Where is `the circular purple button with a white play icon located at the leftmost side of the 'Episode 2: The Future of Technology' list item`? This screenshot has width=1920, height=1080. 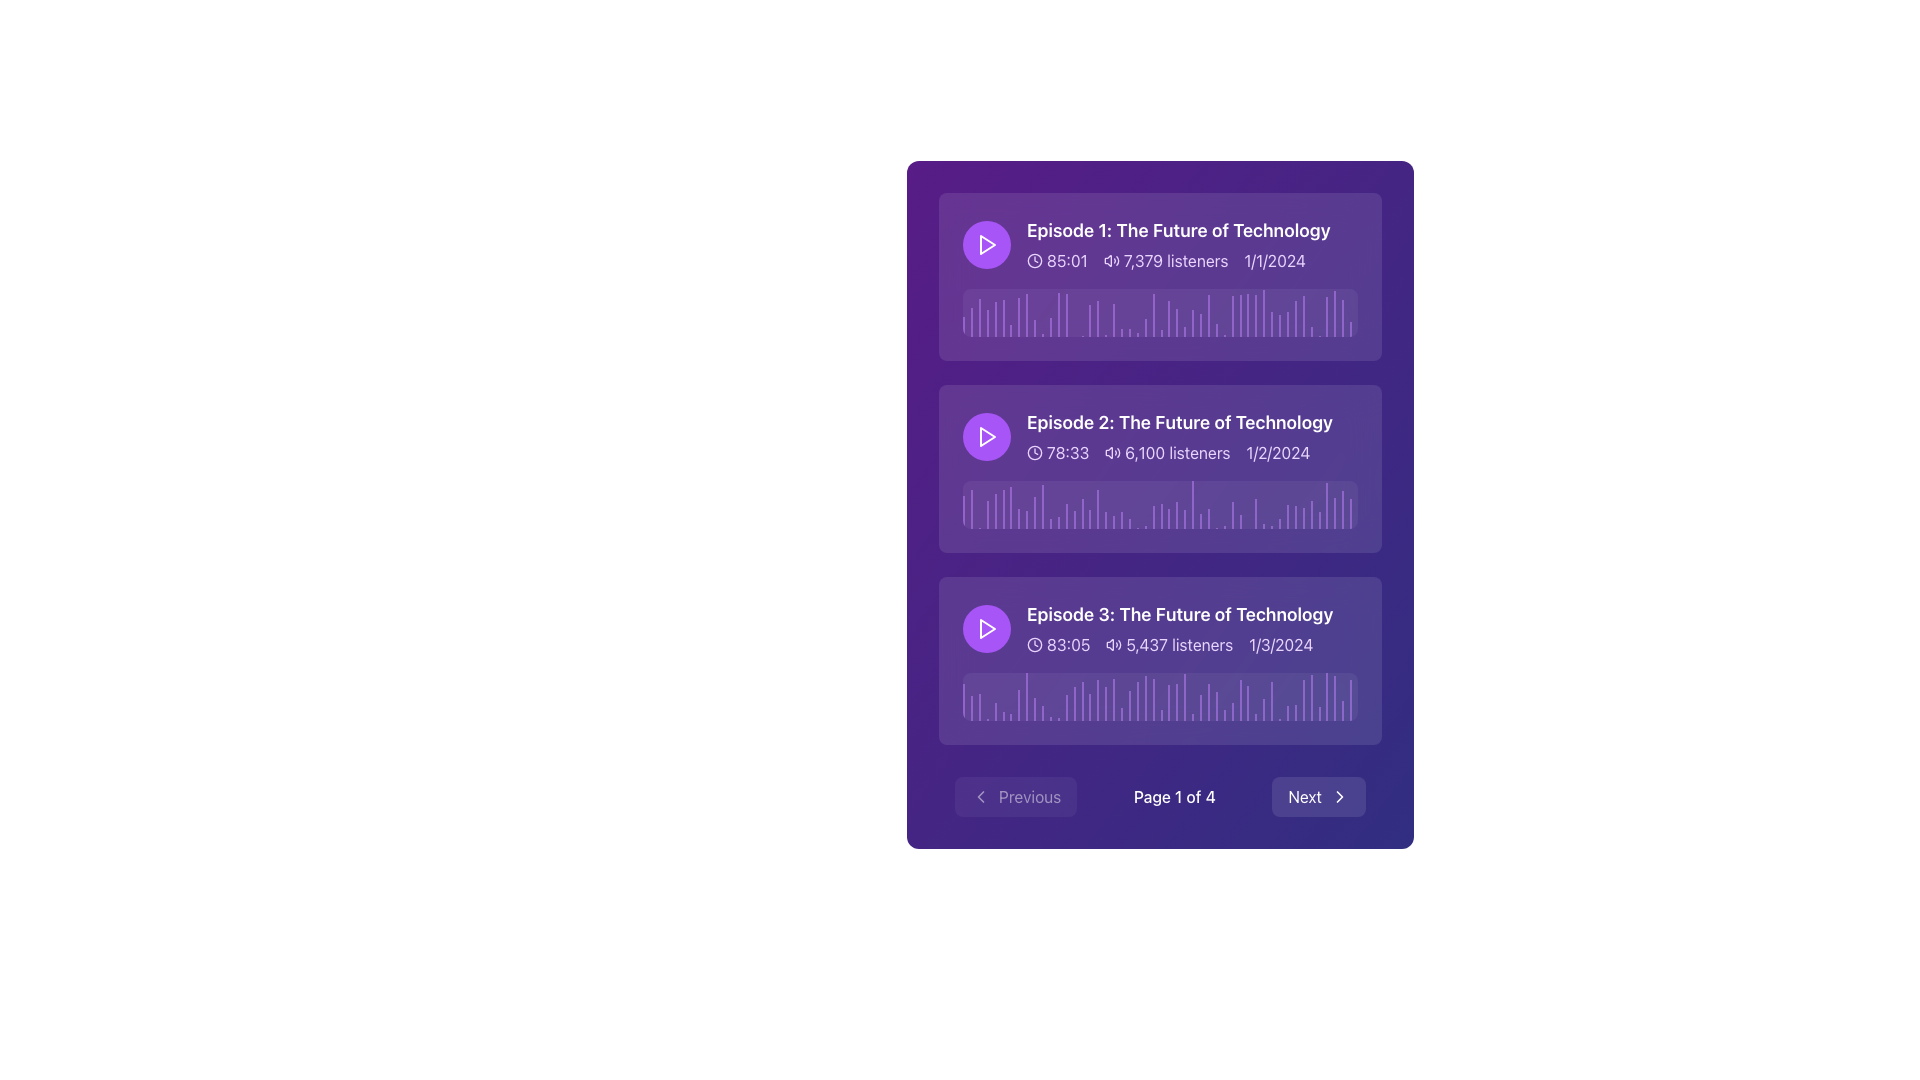 the circular purple button with a white play icon located at the leftmost side of the 'Episode 2: The Future of Technology' list item is located at coordinates (987, 435).